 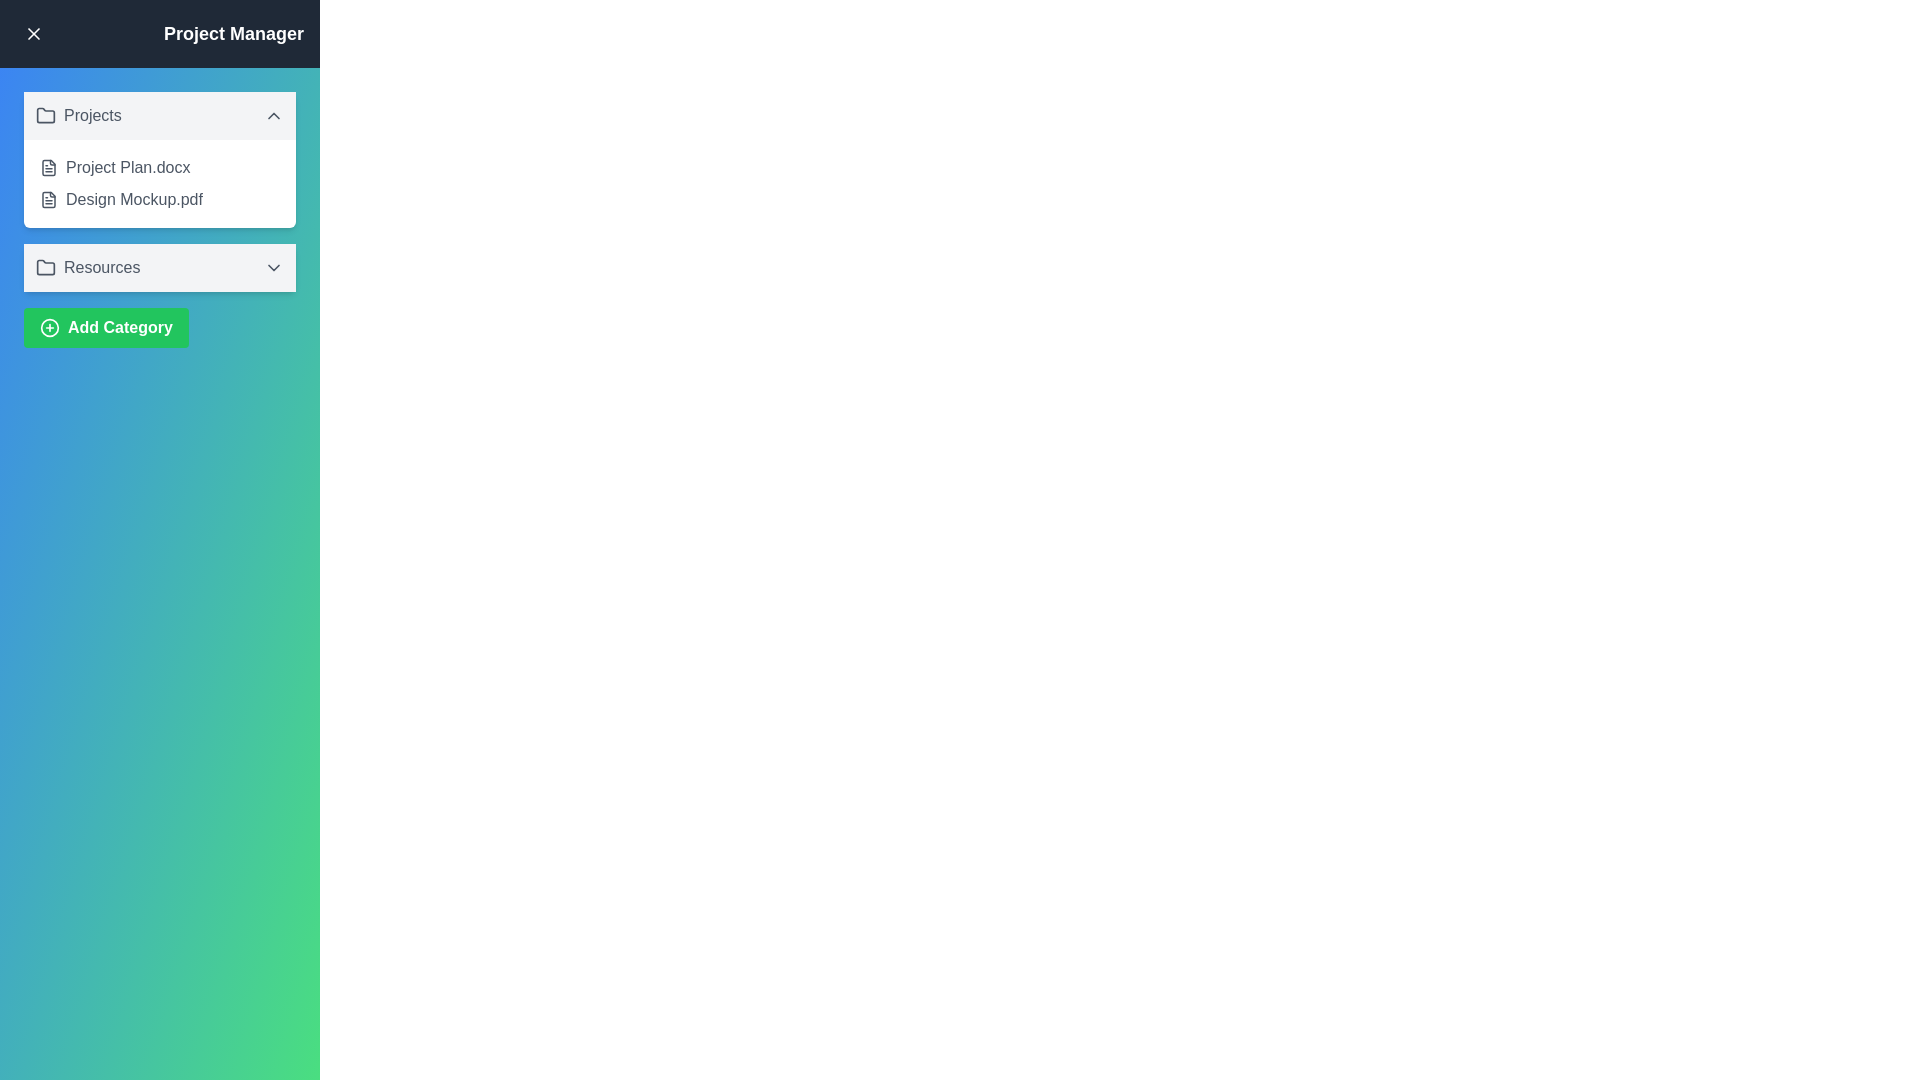 I want to click on the document icon representing 'Design Mockup.pdf' located in the 'Projects' section, so click(x=48, y=200).